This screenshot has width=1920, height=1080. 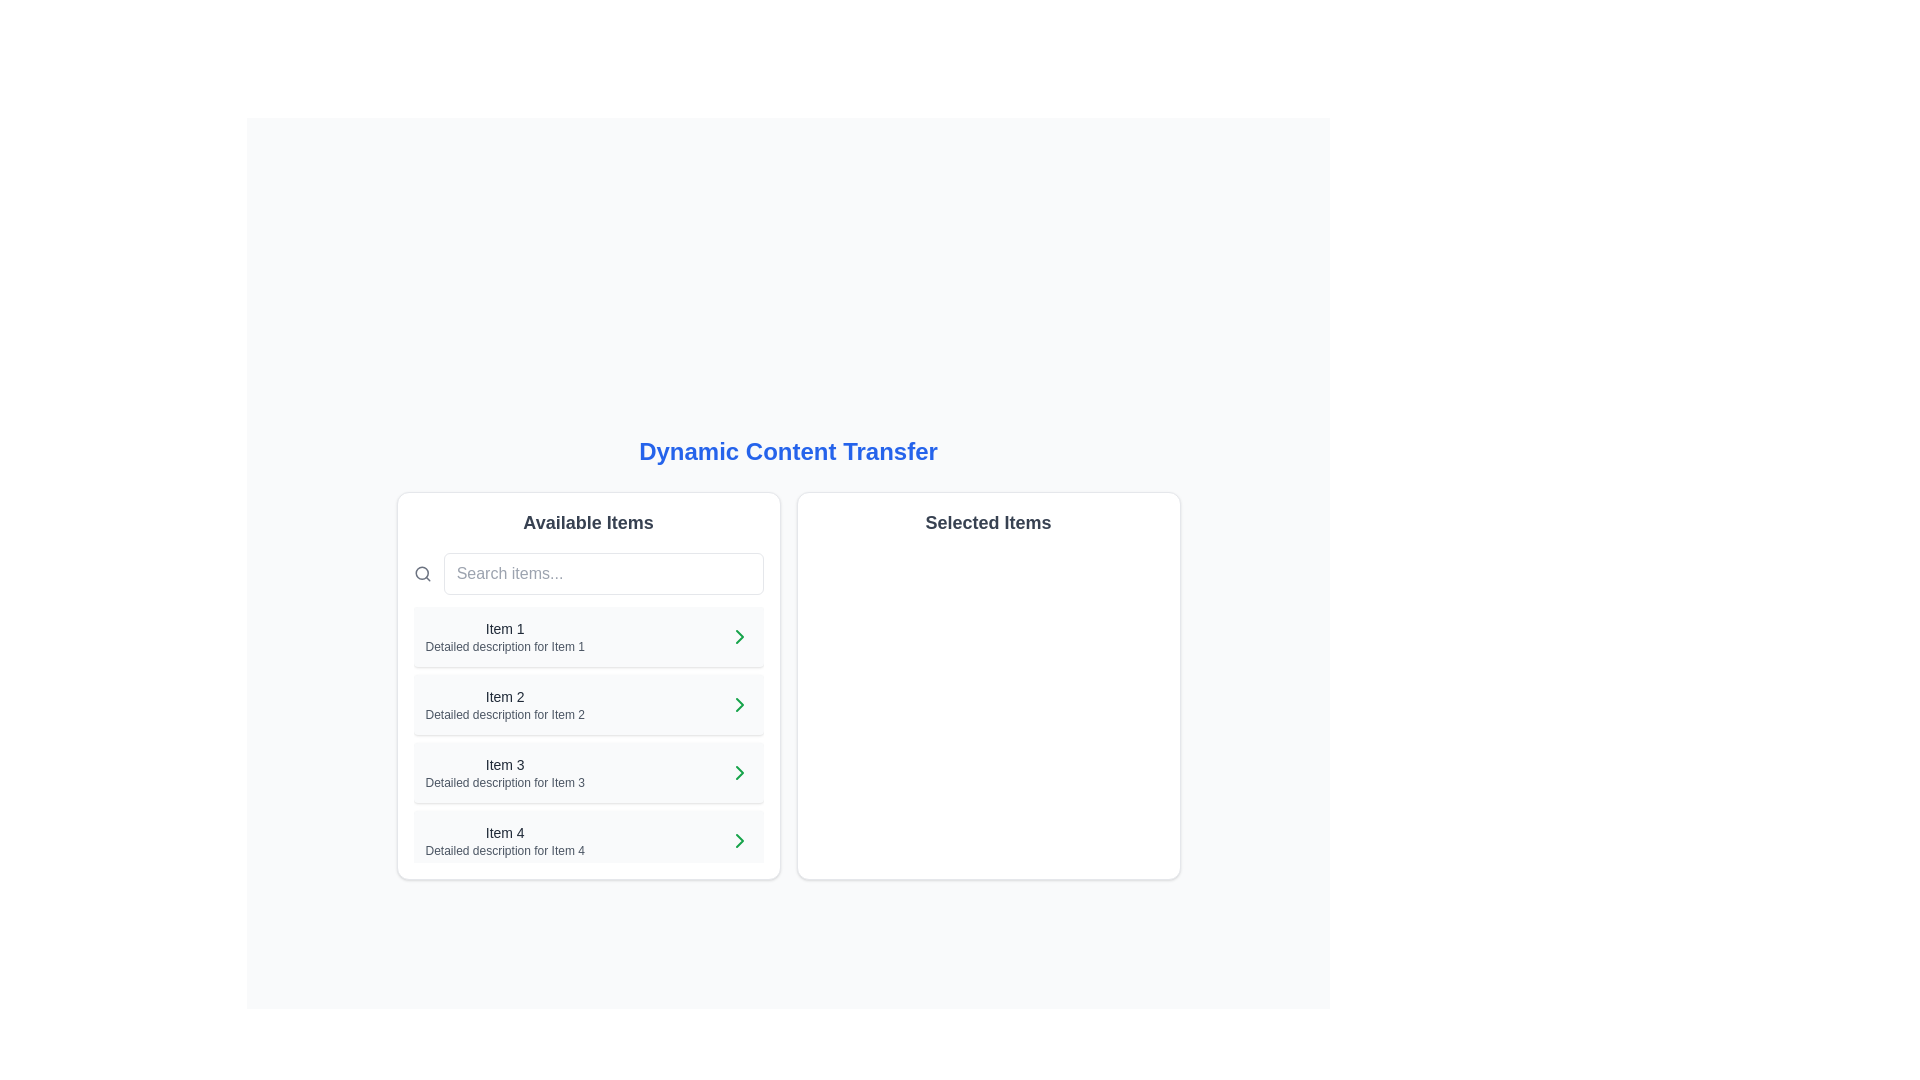 I want to click on the SVG Circle element which is part of the search icon in the 'Available Items' section, enhancing user understanding of the input field's functionality, so click(x=420, y=573).